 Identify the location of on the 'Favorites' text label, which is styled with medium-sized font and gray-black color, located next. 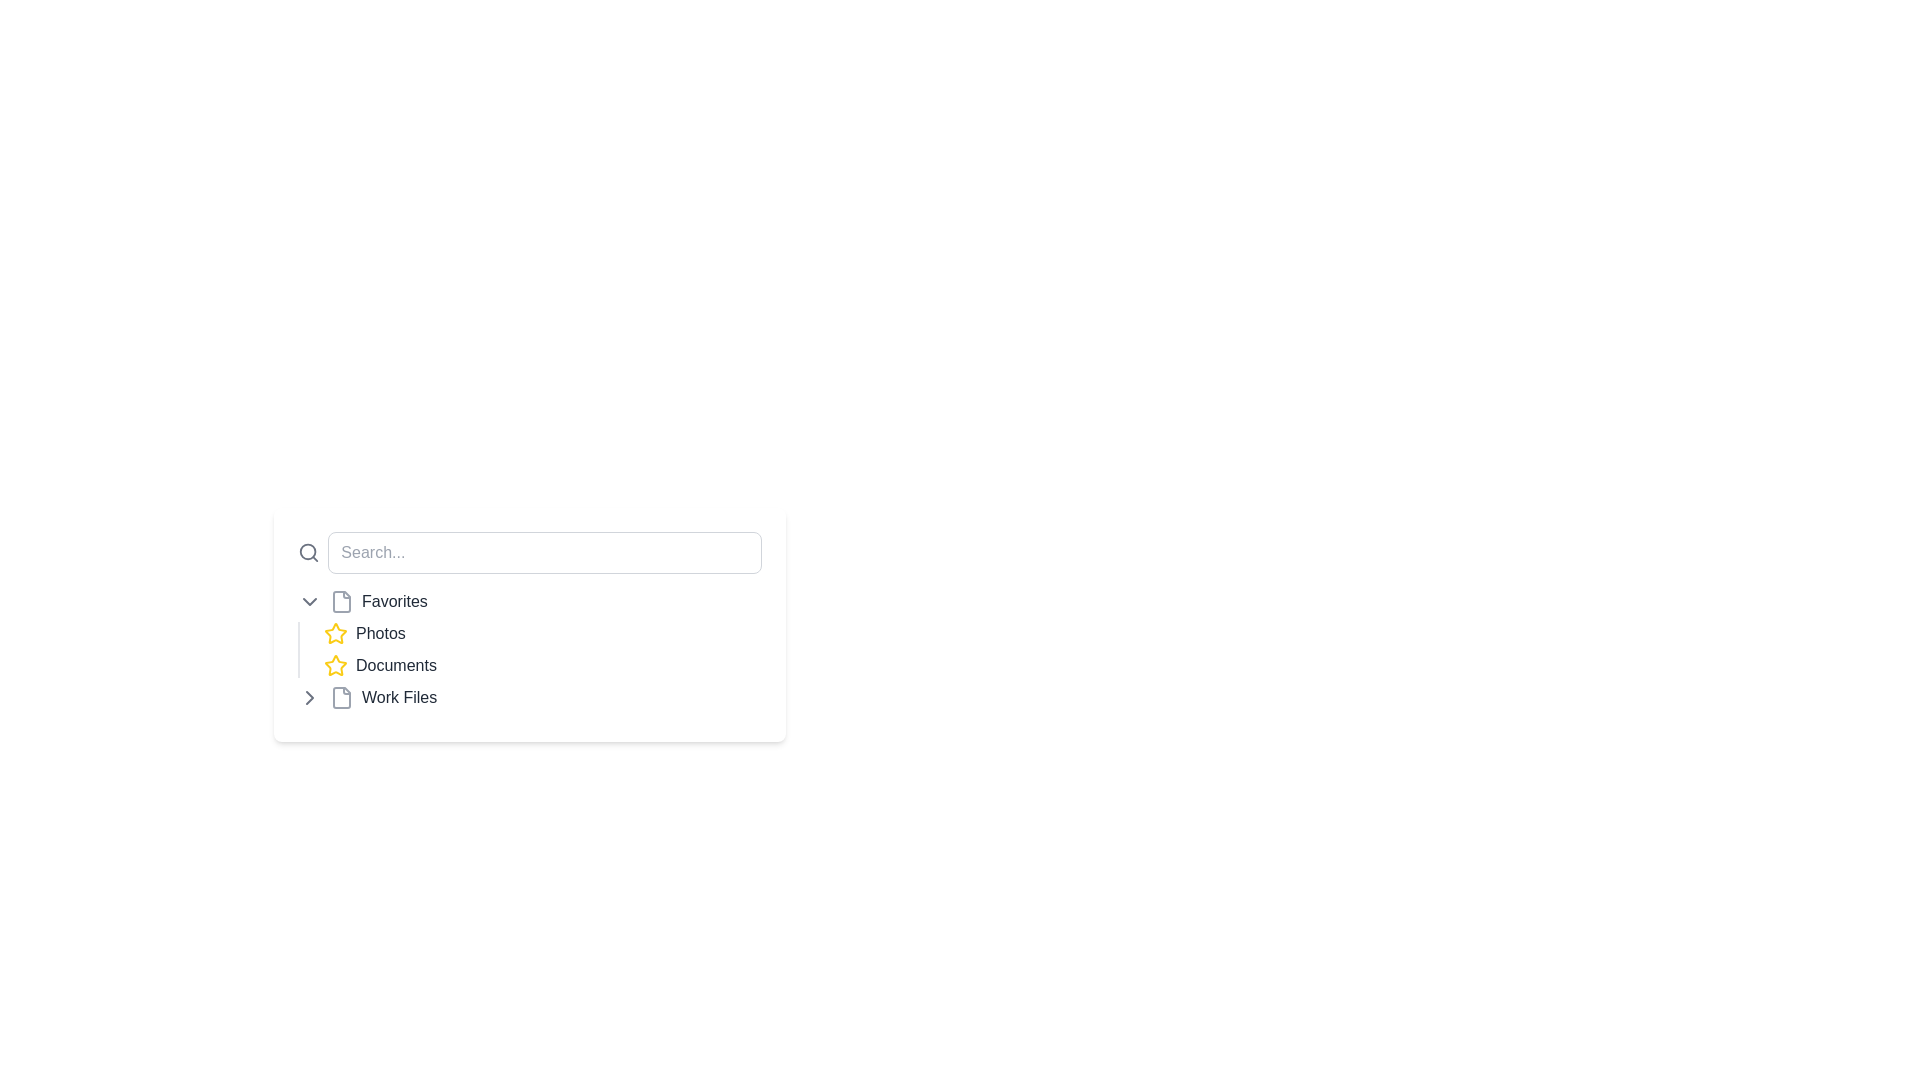
(394, 600).